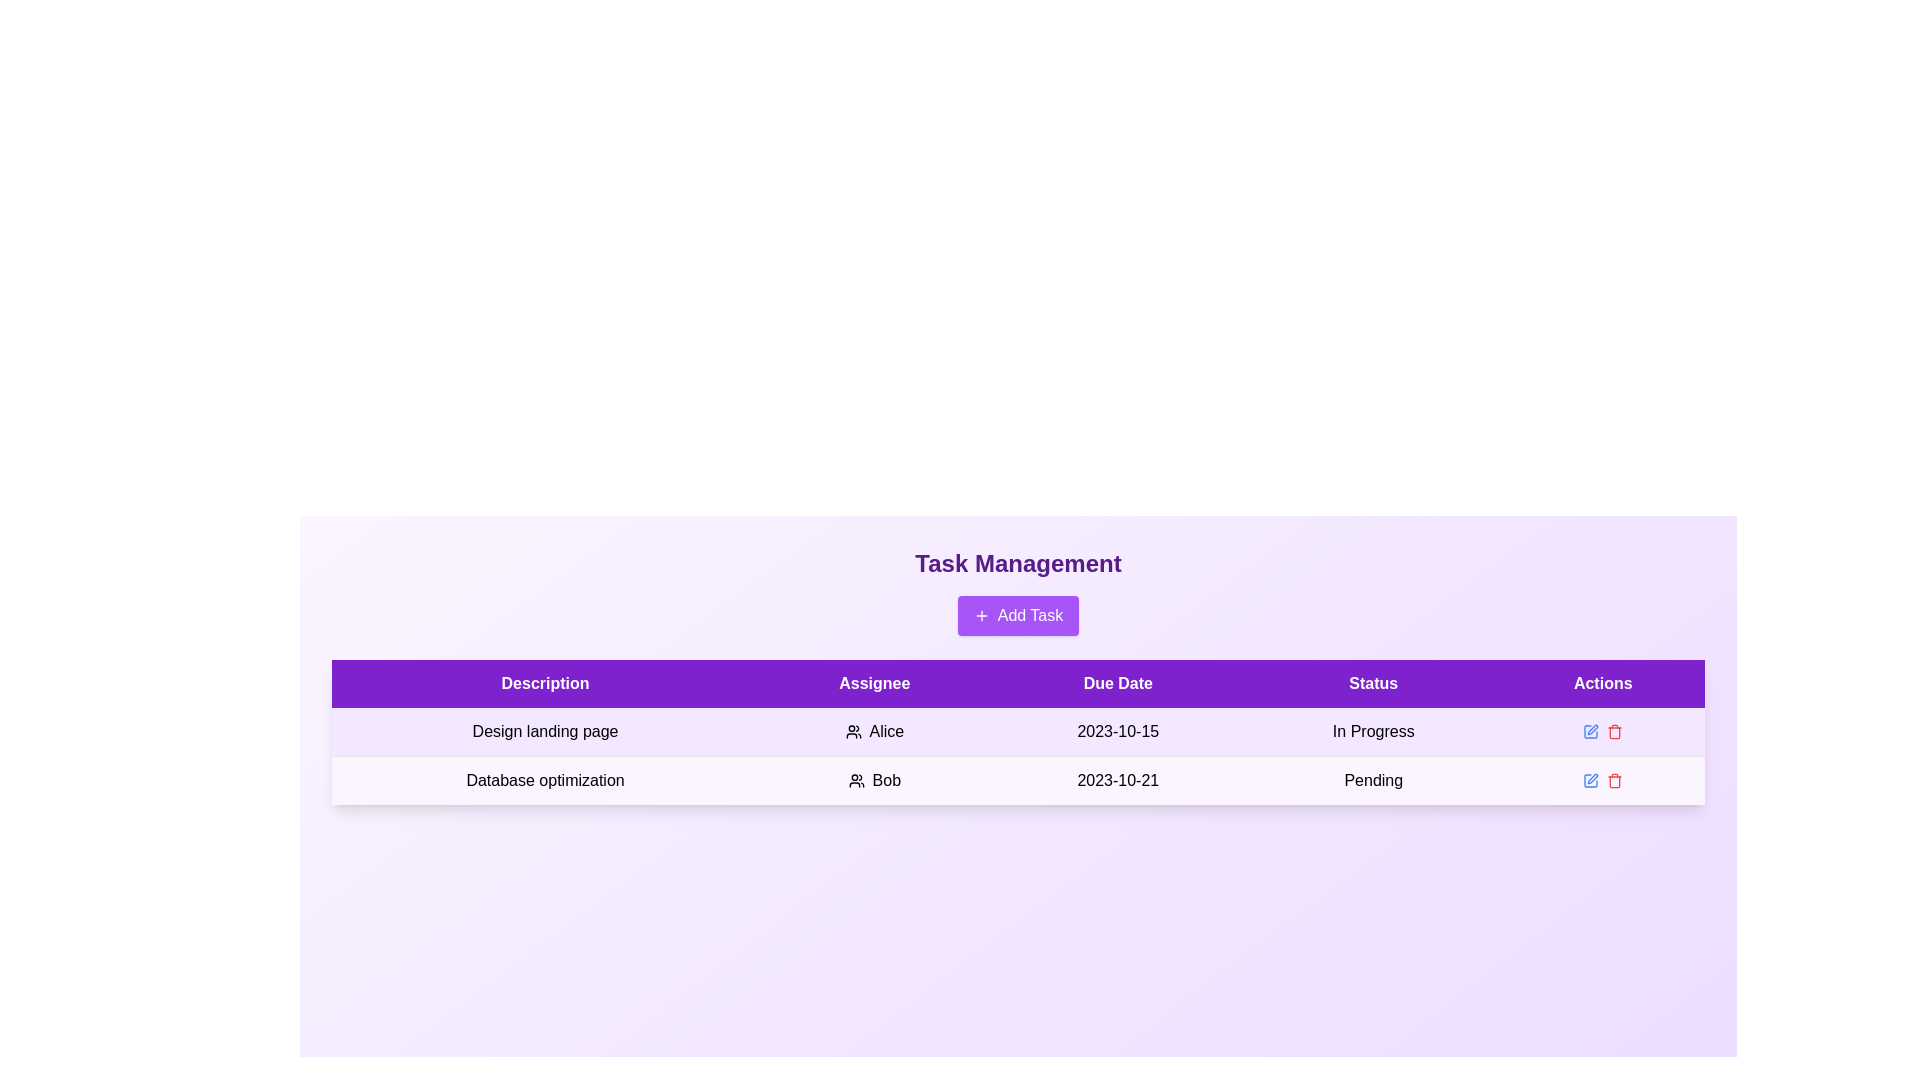 The image size is (1920, 1080). What do you see at coordinates (1018, 732) in the screenshot?
I see `the first row` at bounding box center [1018, 732].